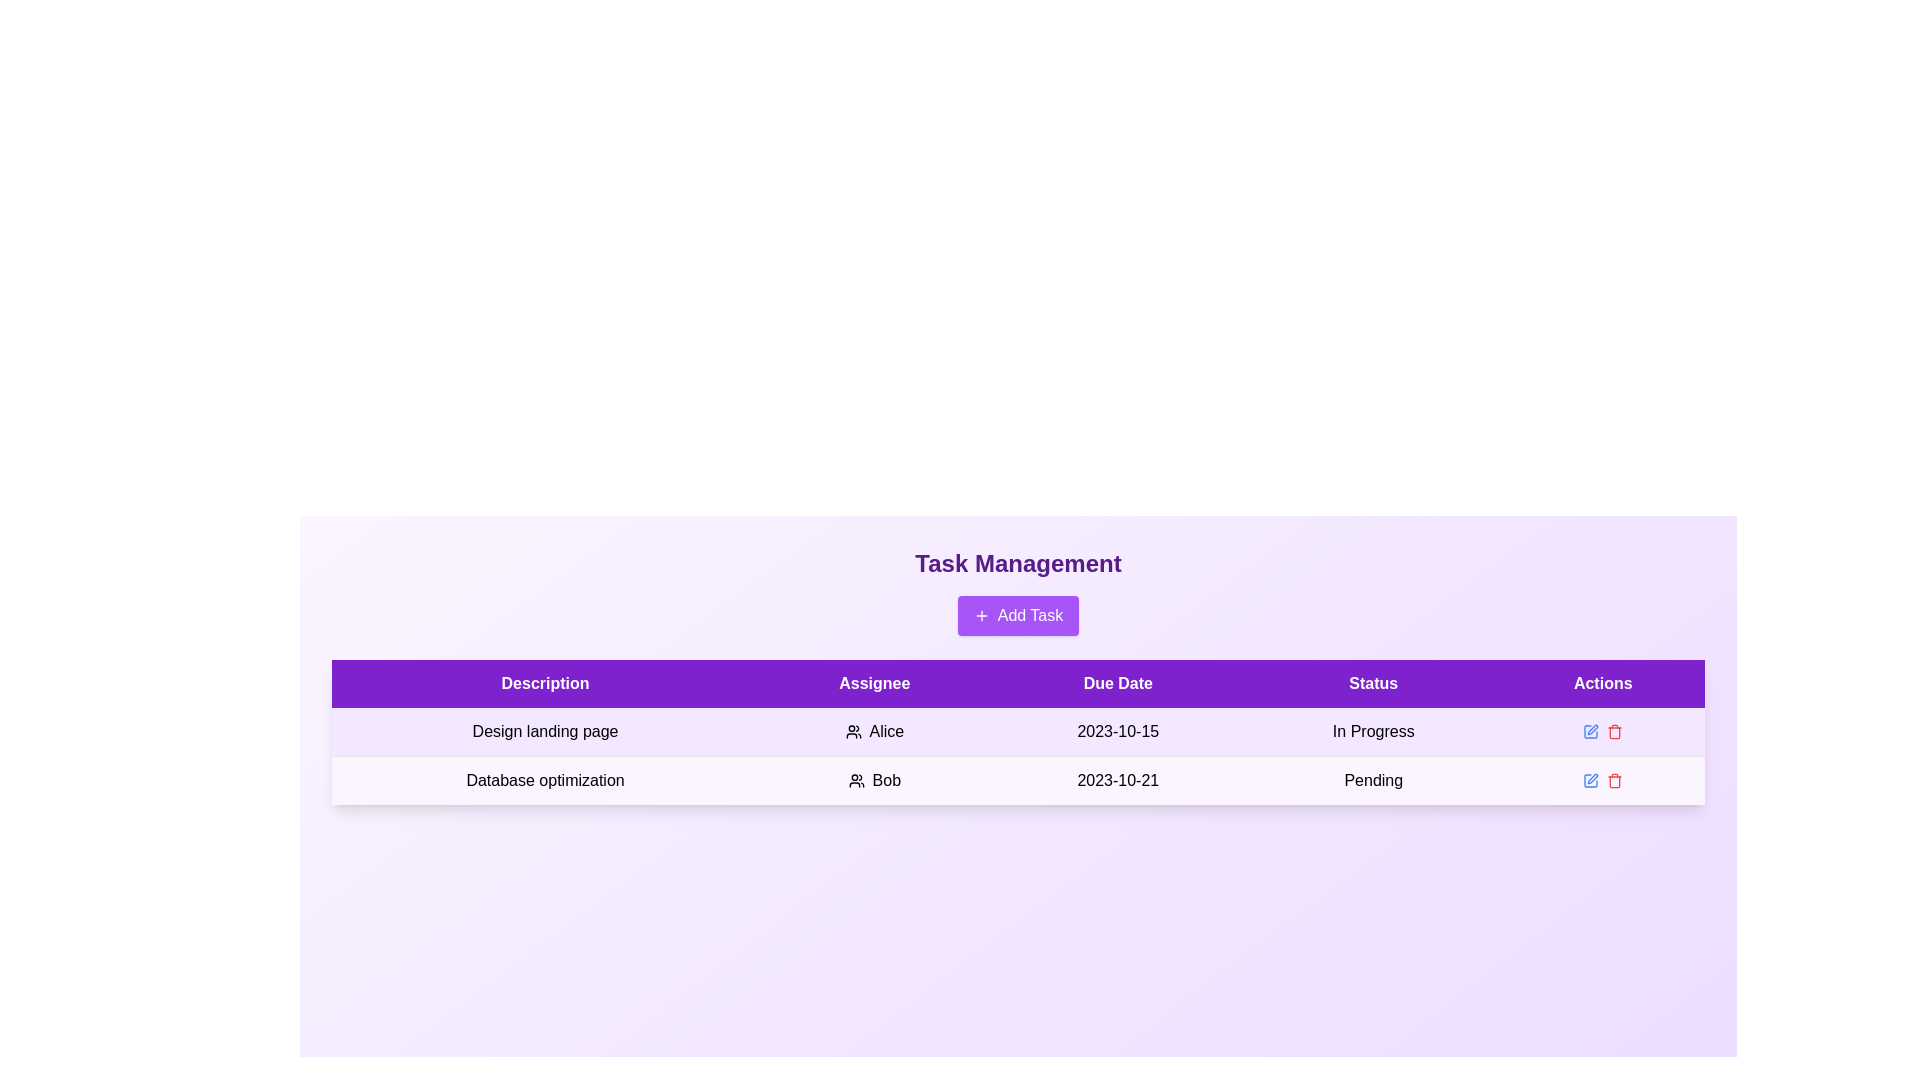 The image size is (1920, 1080). What do you see at coordinates (1018, 732) in the screenshot?
I see `the first row` at bounding box center [1018, 732].